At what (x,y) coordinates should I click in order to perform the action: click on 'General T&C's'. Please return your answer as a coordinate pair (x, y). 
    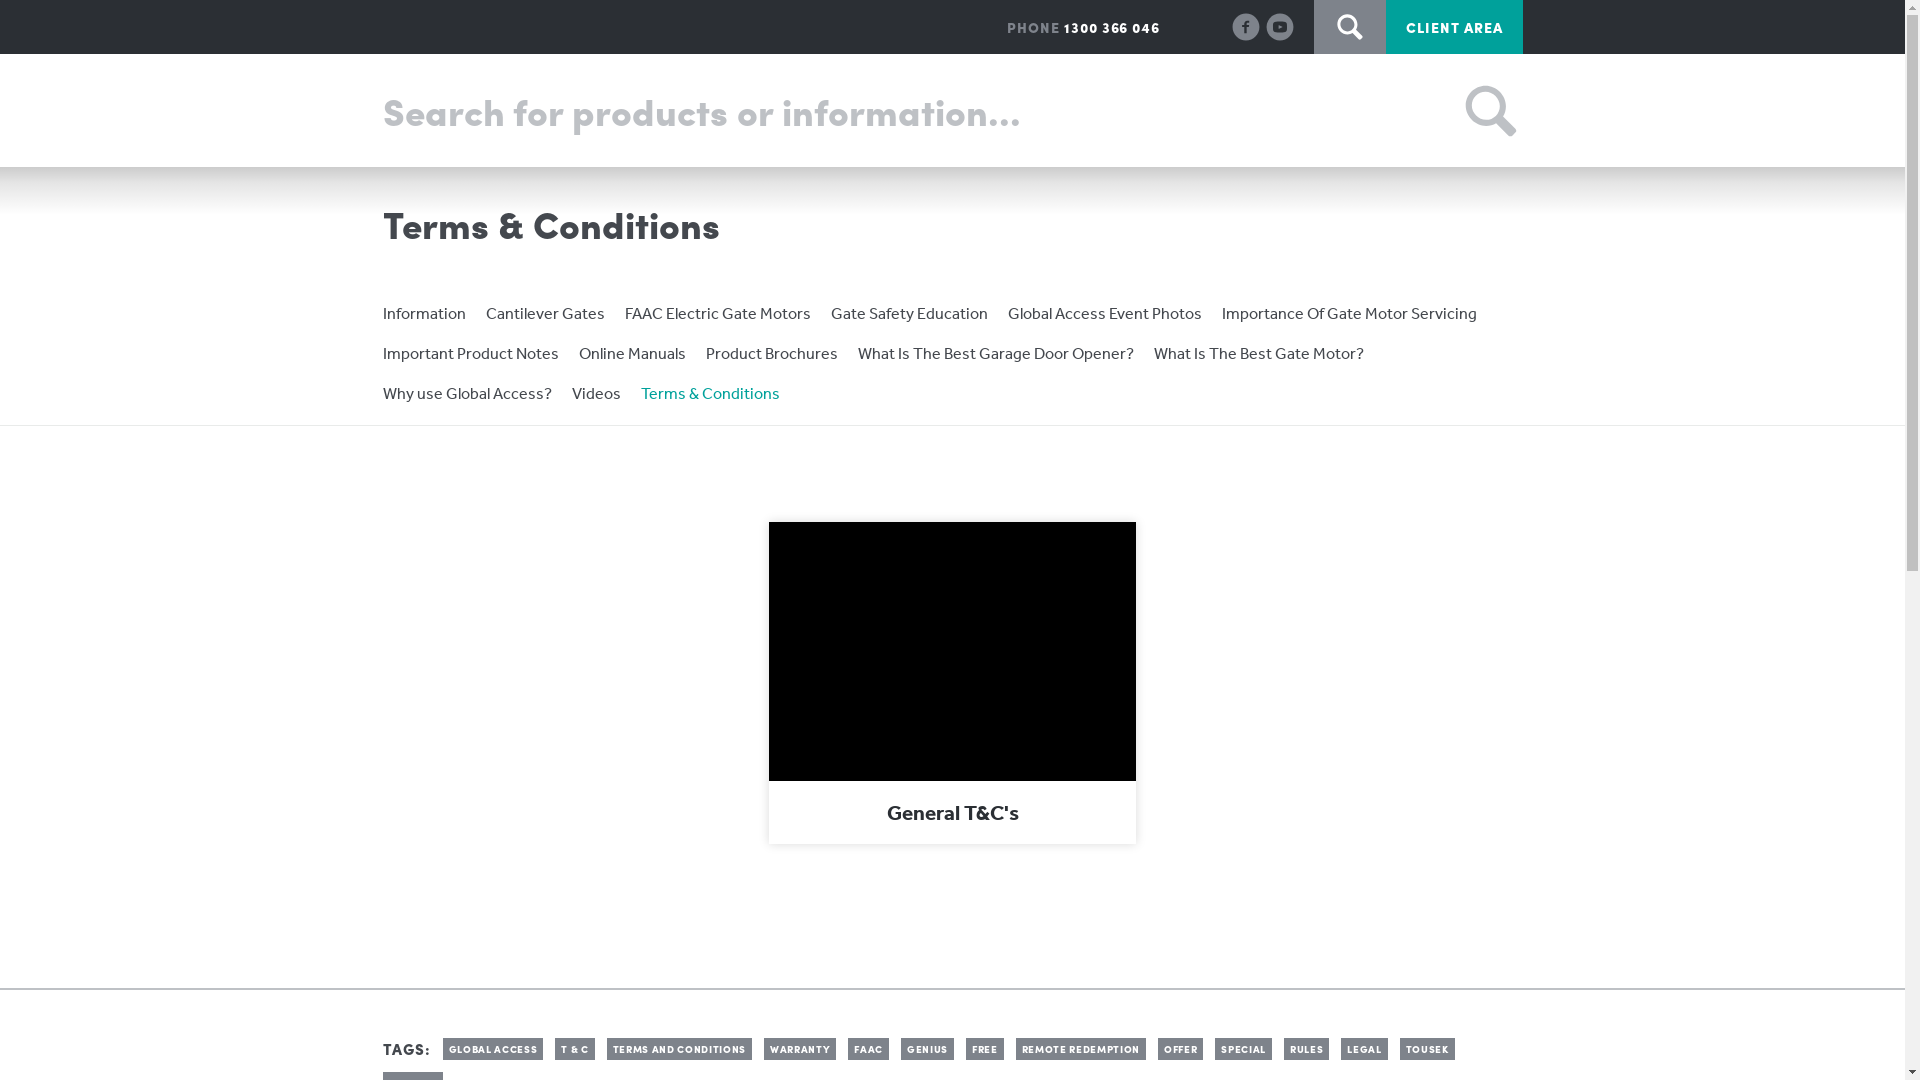
    Looking at the image, I should click on (951, 681).